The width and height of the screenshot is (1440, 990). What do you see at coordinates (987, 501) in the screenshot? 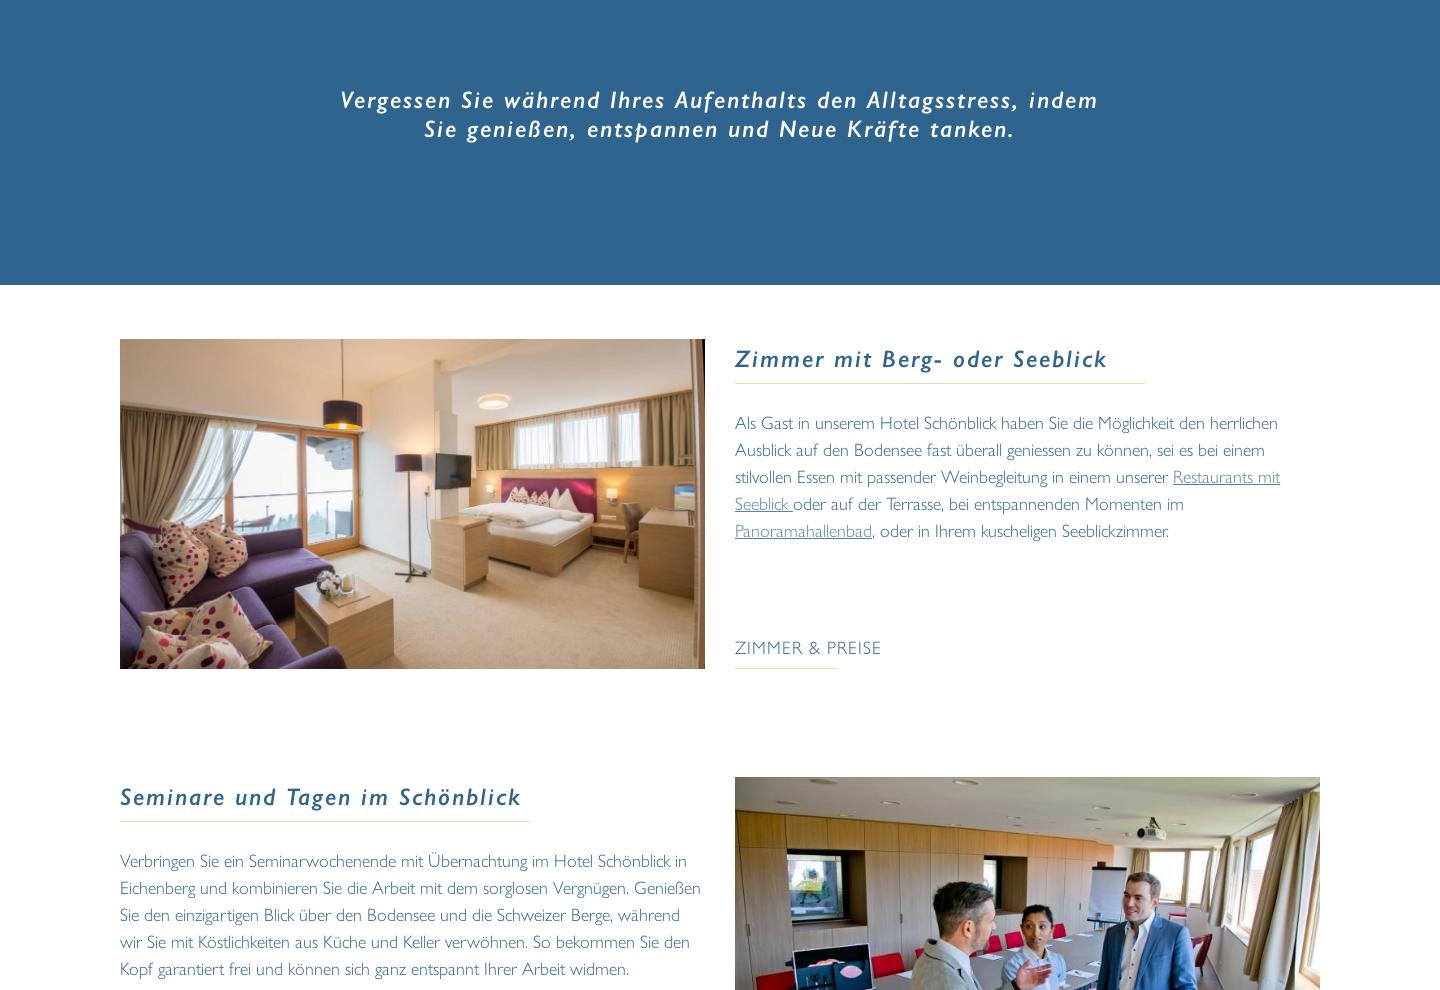
I see `'oder auf der Terrasse, bei entspannenden Momenten im'` at bounding box center [987, 501].